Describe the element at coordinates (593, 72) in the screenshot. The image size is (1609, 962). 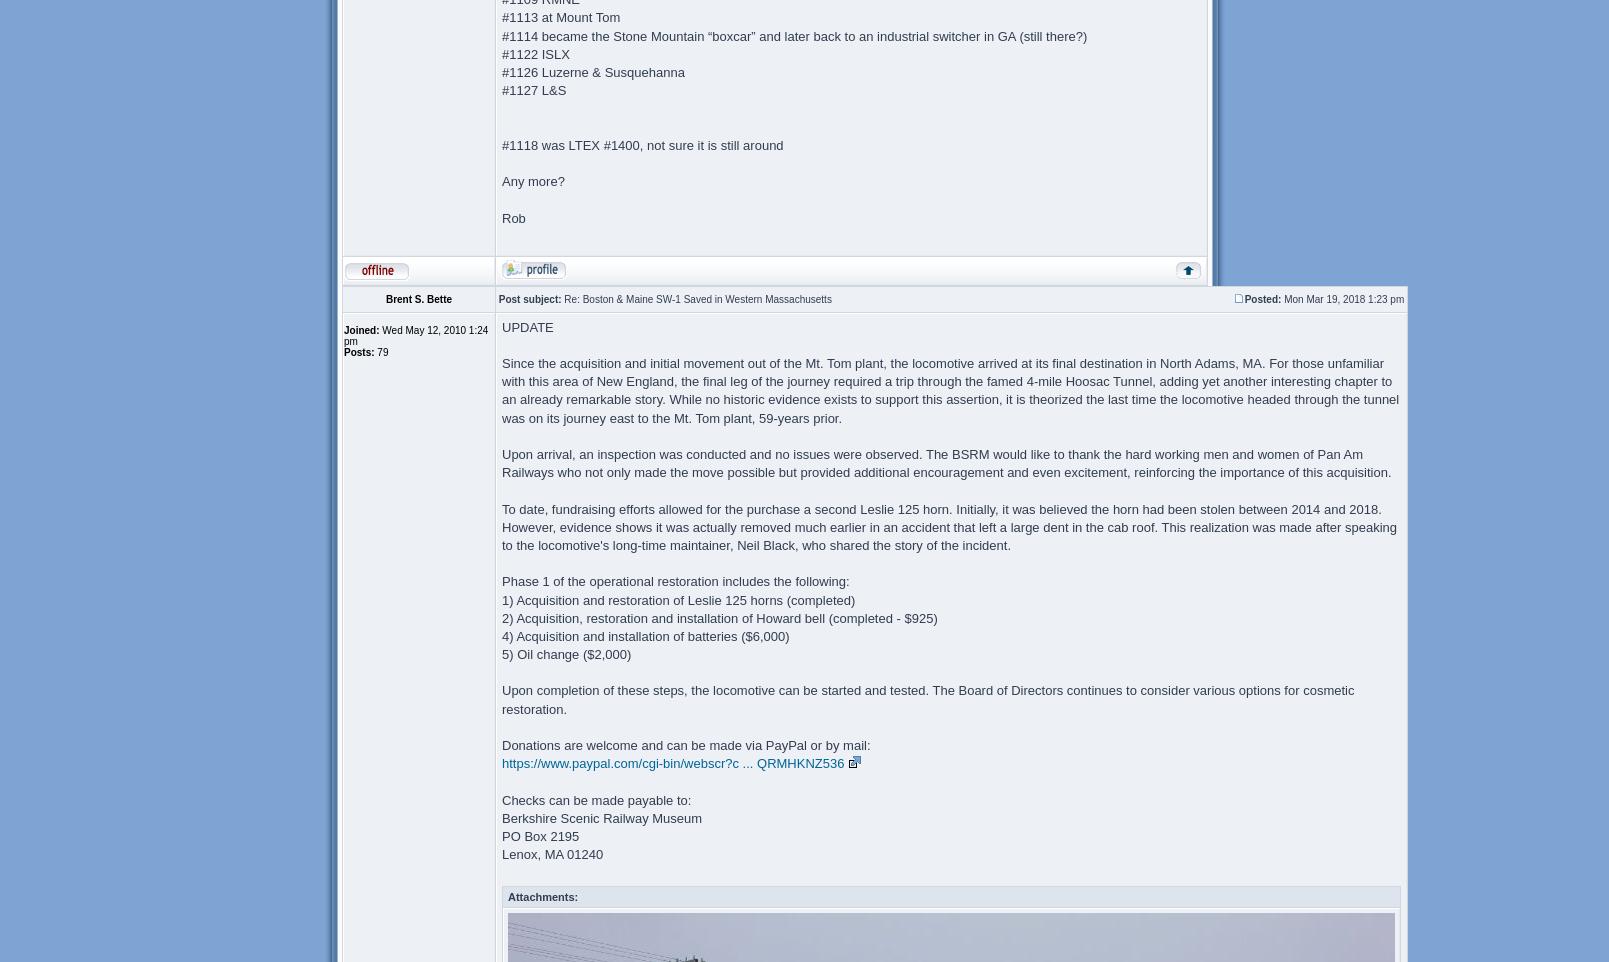
I see `'#1126 Luzerne & Susquehanna'` at that location.